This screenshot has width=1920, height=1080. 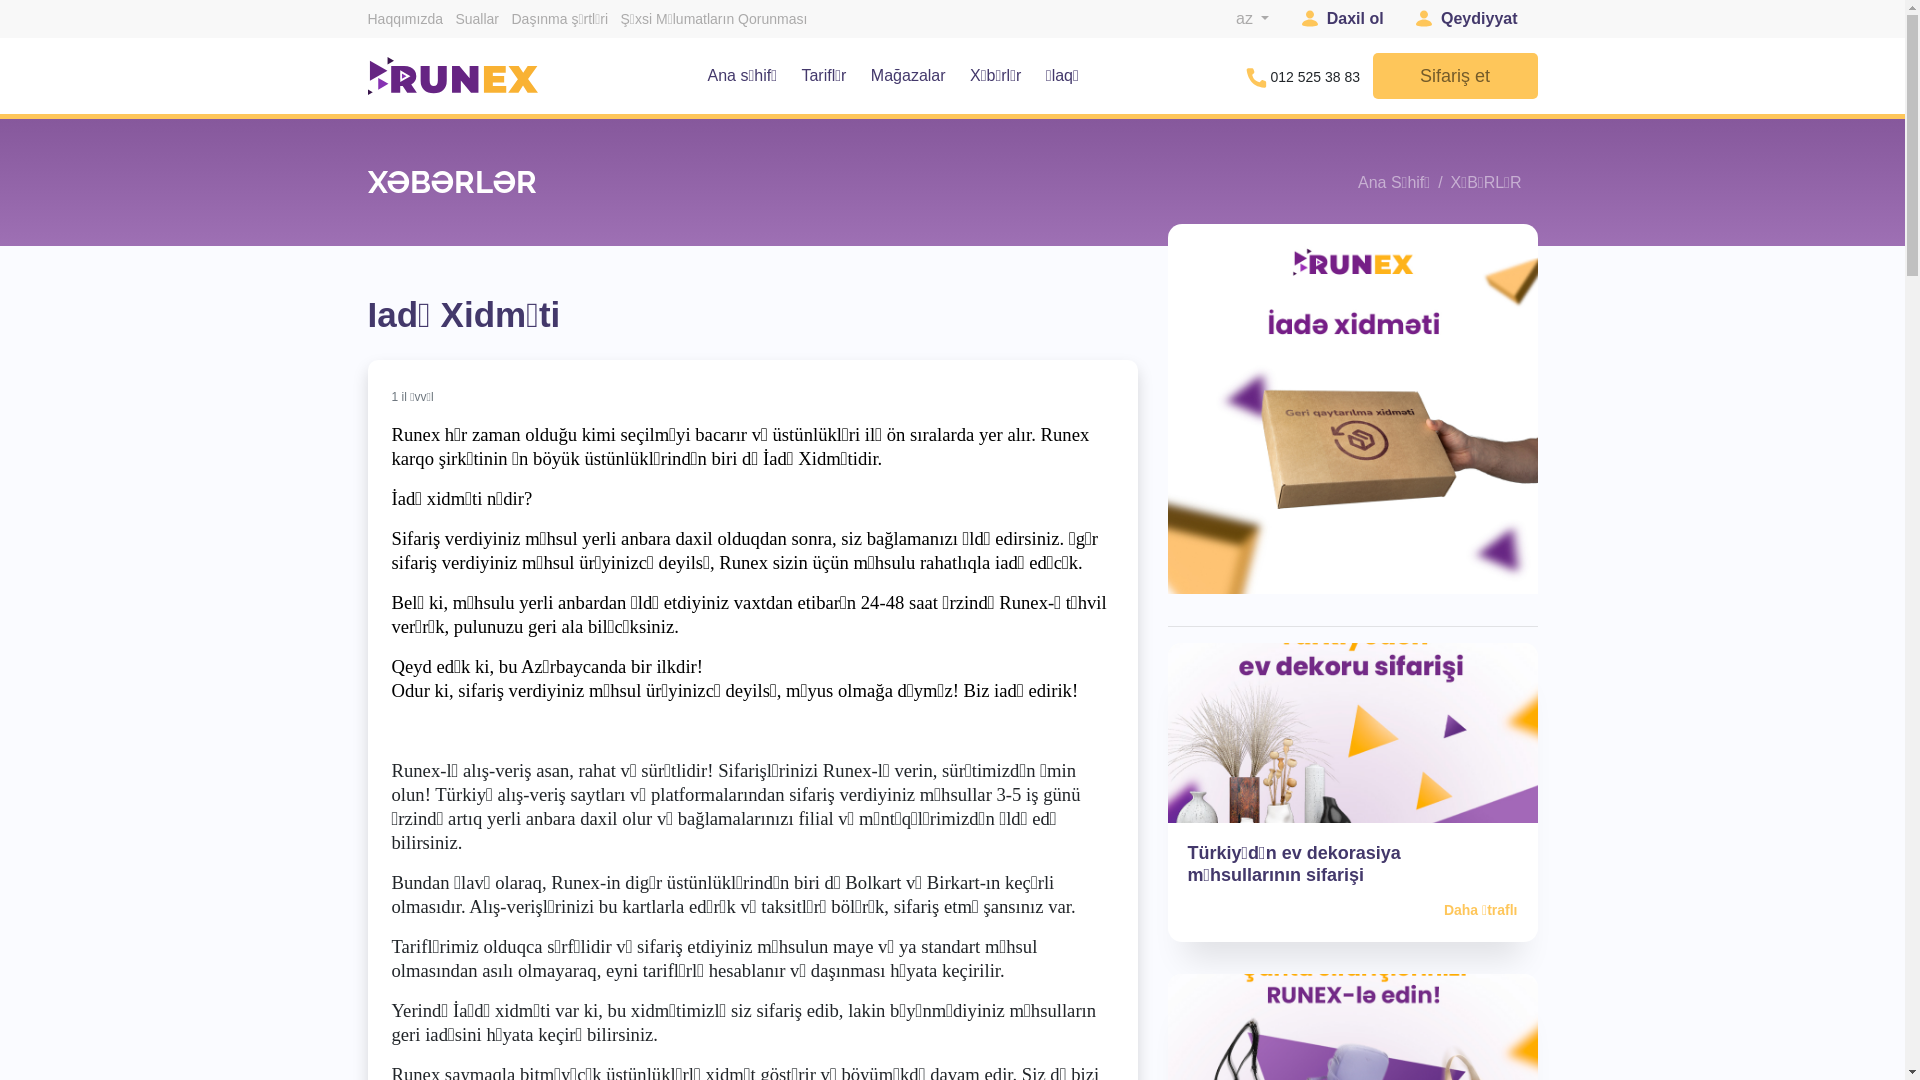 I want to click on 'Qeydiyyat', so click(x=1466, y=19).